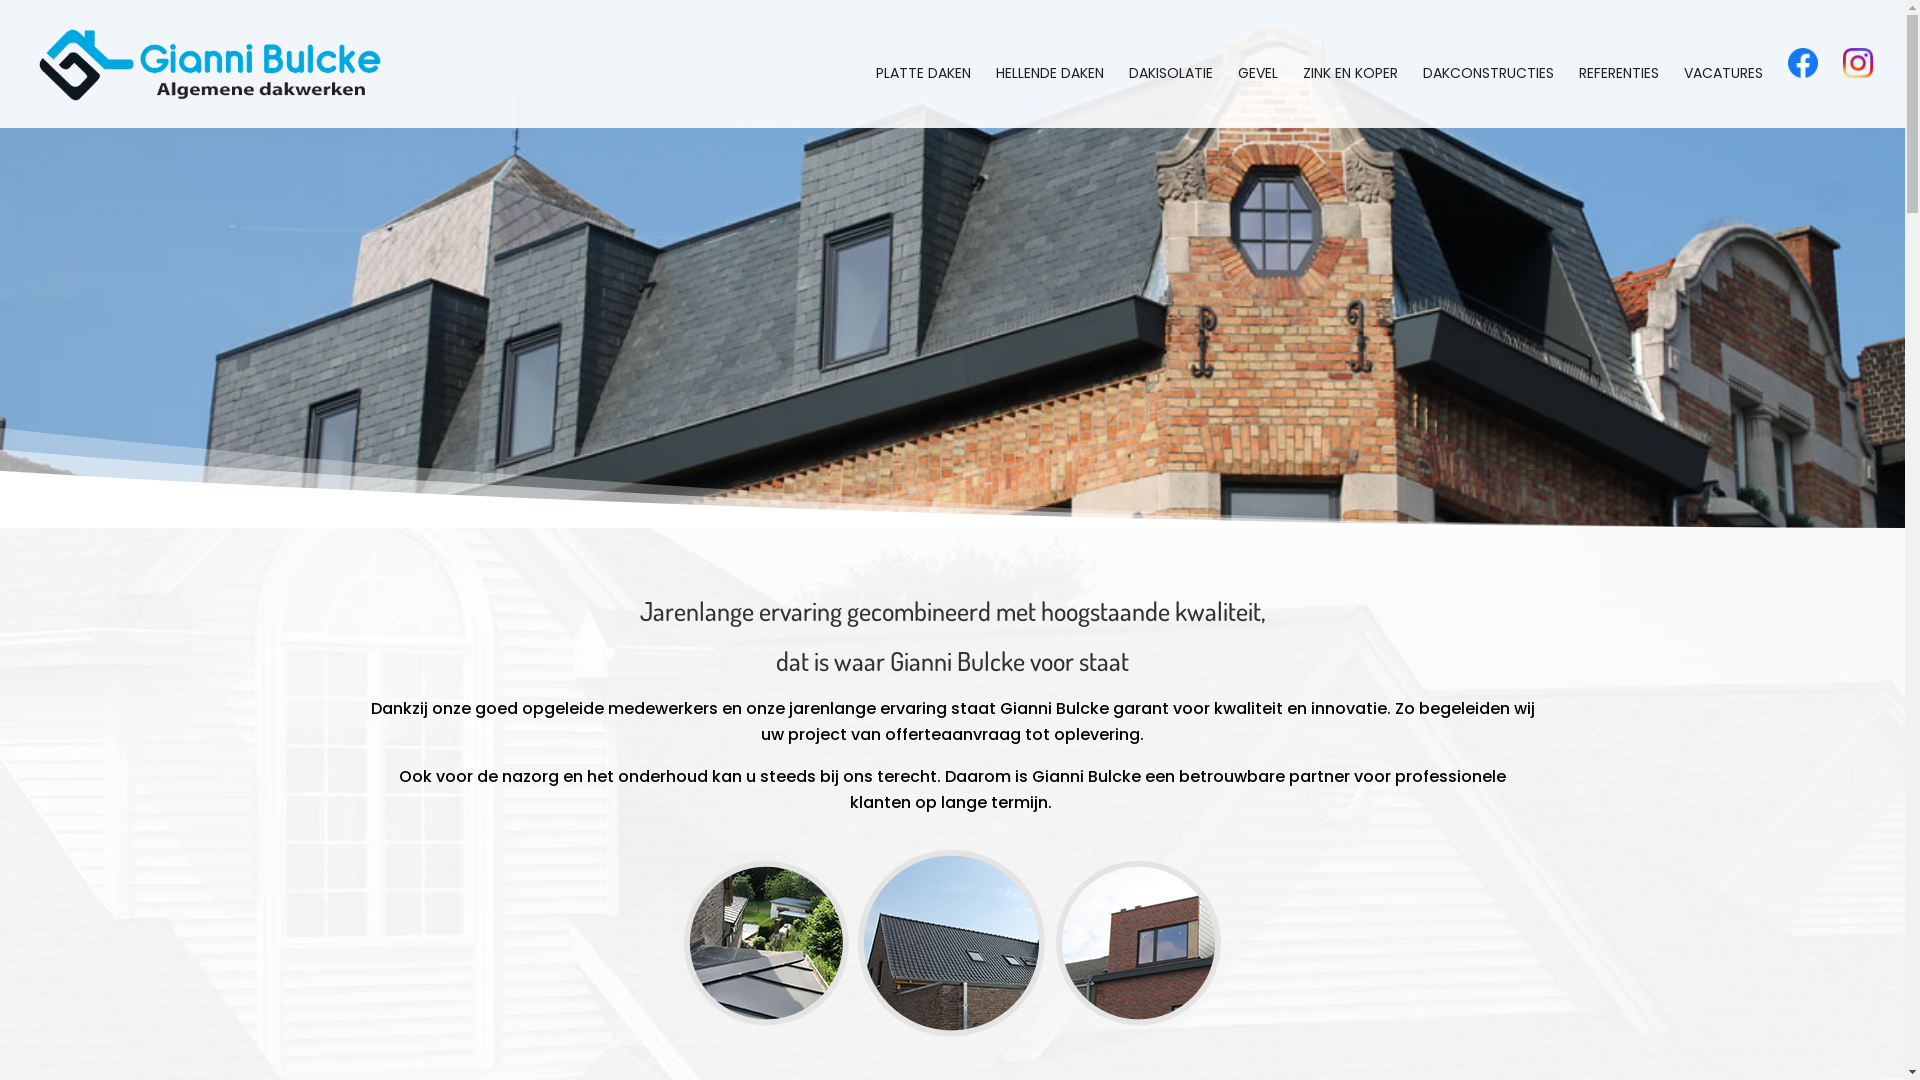 Image resolution: width=1920 pixels, height=1080 pixels. Describe the element at coordinates (1049, 96) in the screenshot. I see `'HELLENDE DAKEN'` at that location.